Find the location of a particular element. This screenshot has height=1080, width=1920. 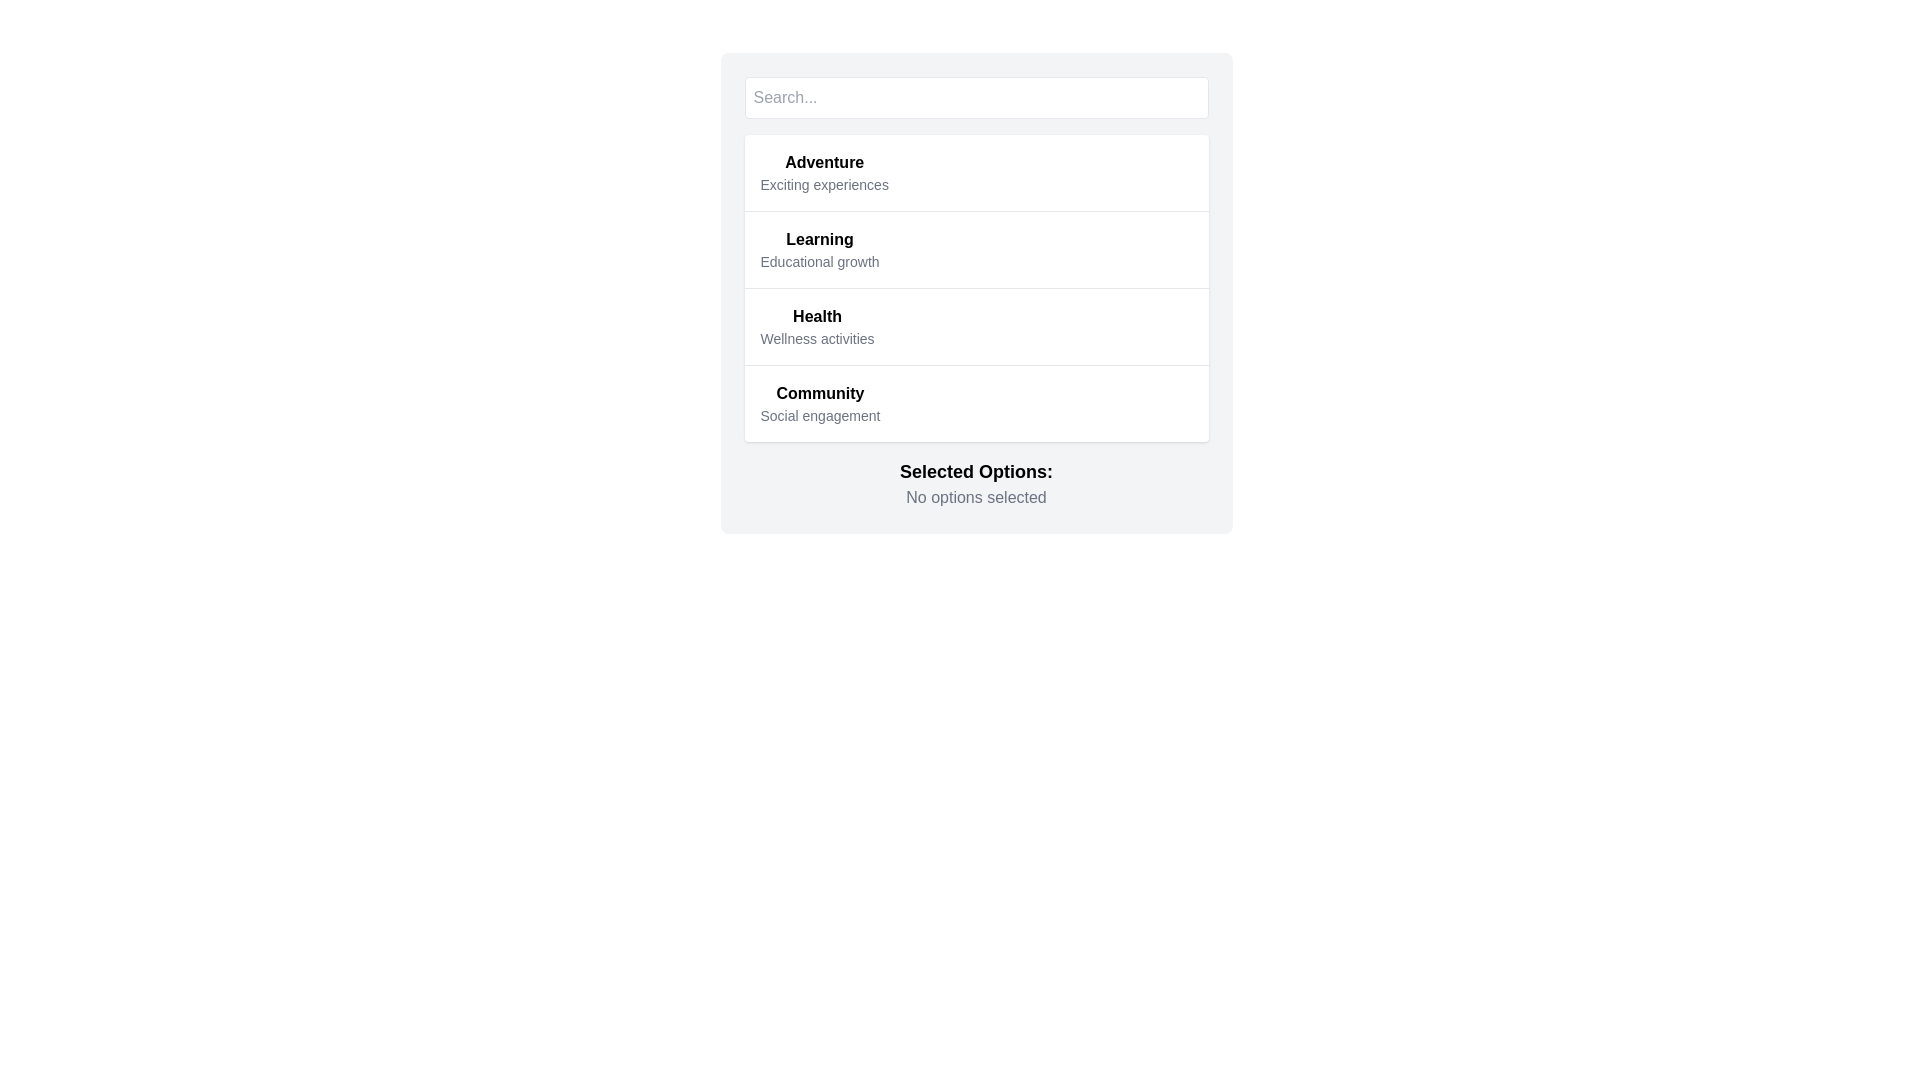

information provided by the static text label located directly beneath the 'Health' label in the third section of the vertically structured list is located at coordinates (817, 338).